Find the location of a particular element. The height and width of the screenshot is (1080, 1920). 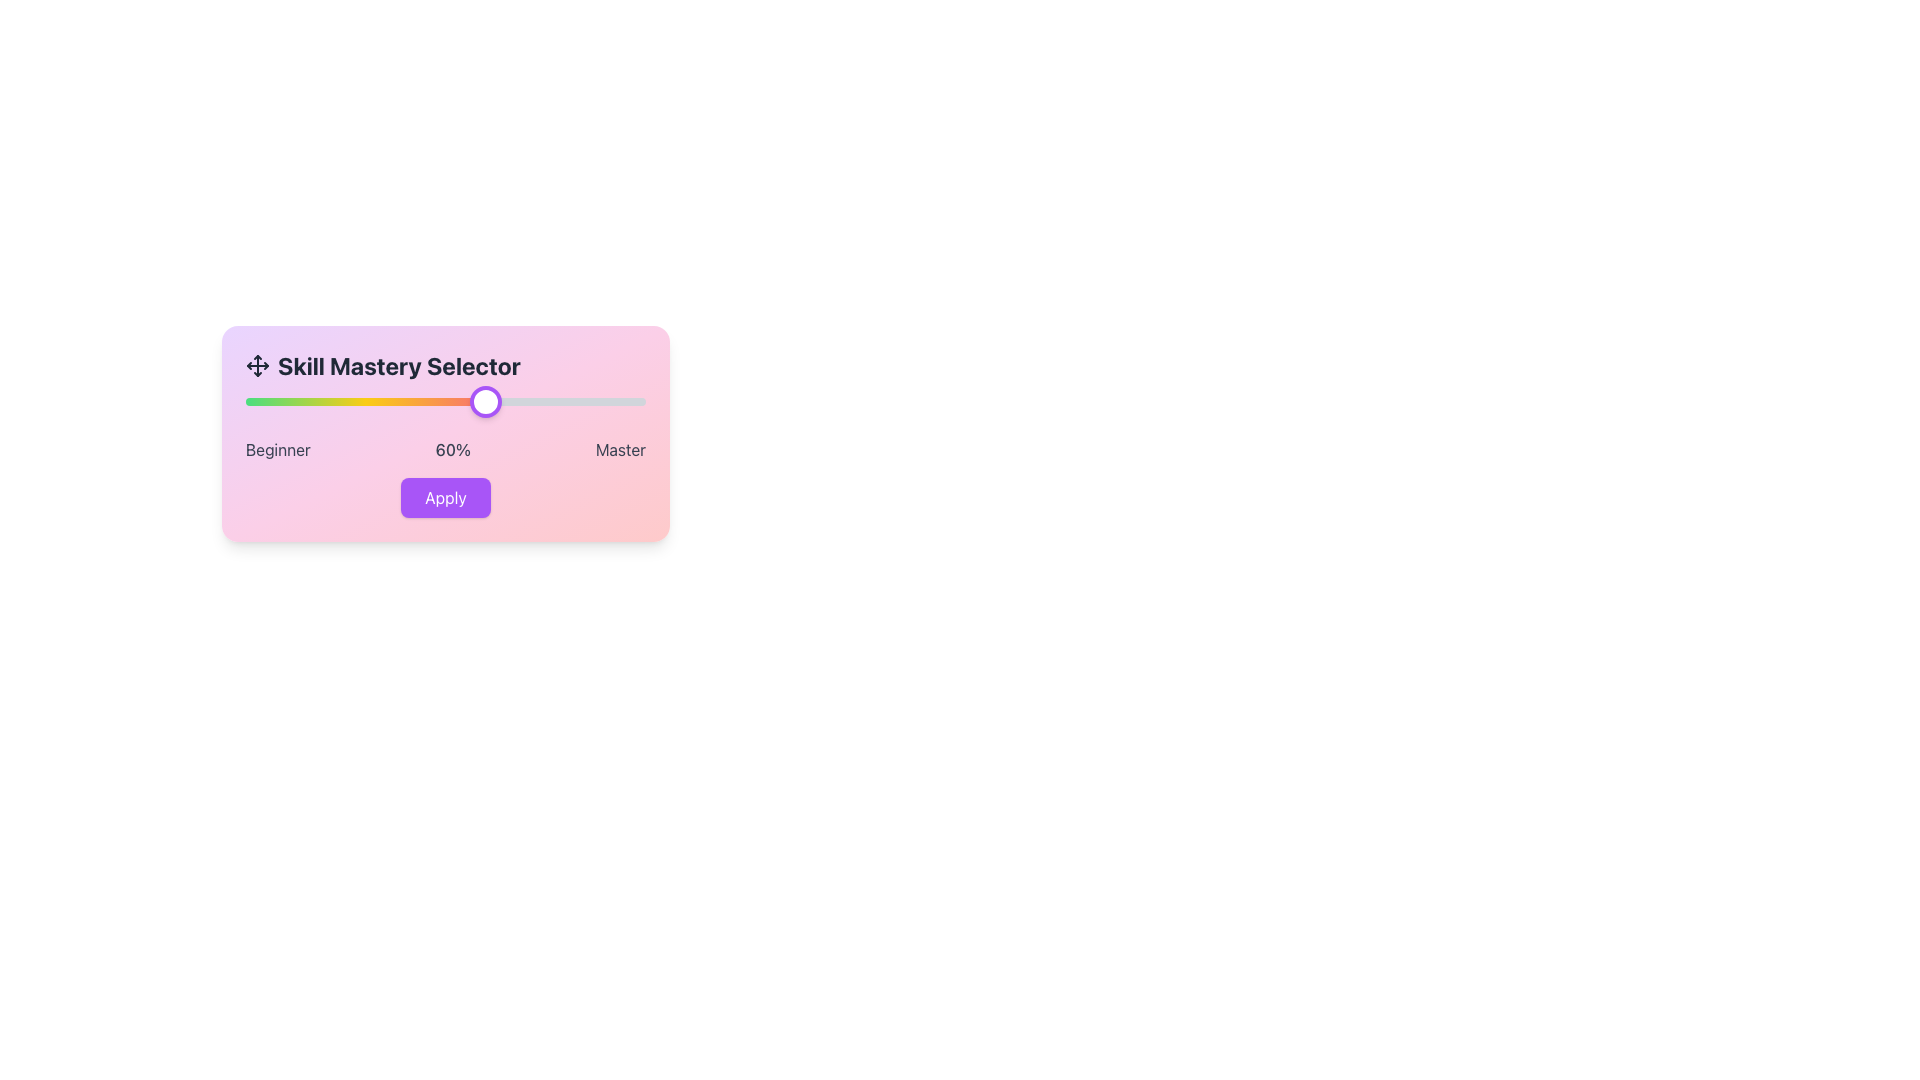

the Skill Mastery level is located at coordinates (642, 401).